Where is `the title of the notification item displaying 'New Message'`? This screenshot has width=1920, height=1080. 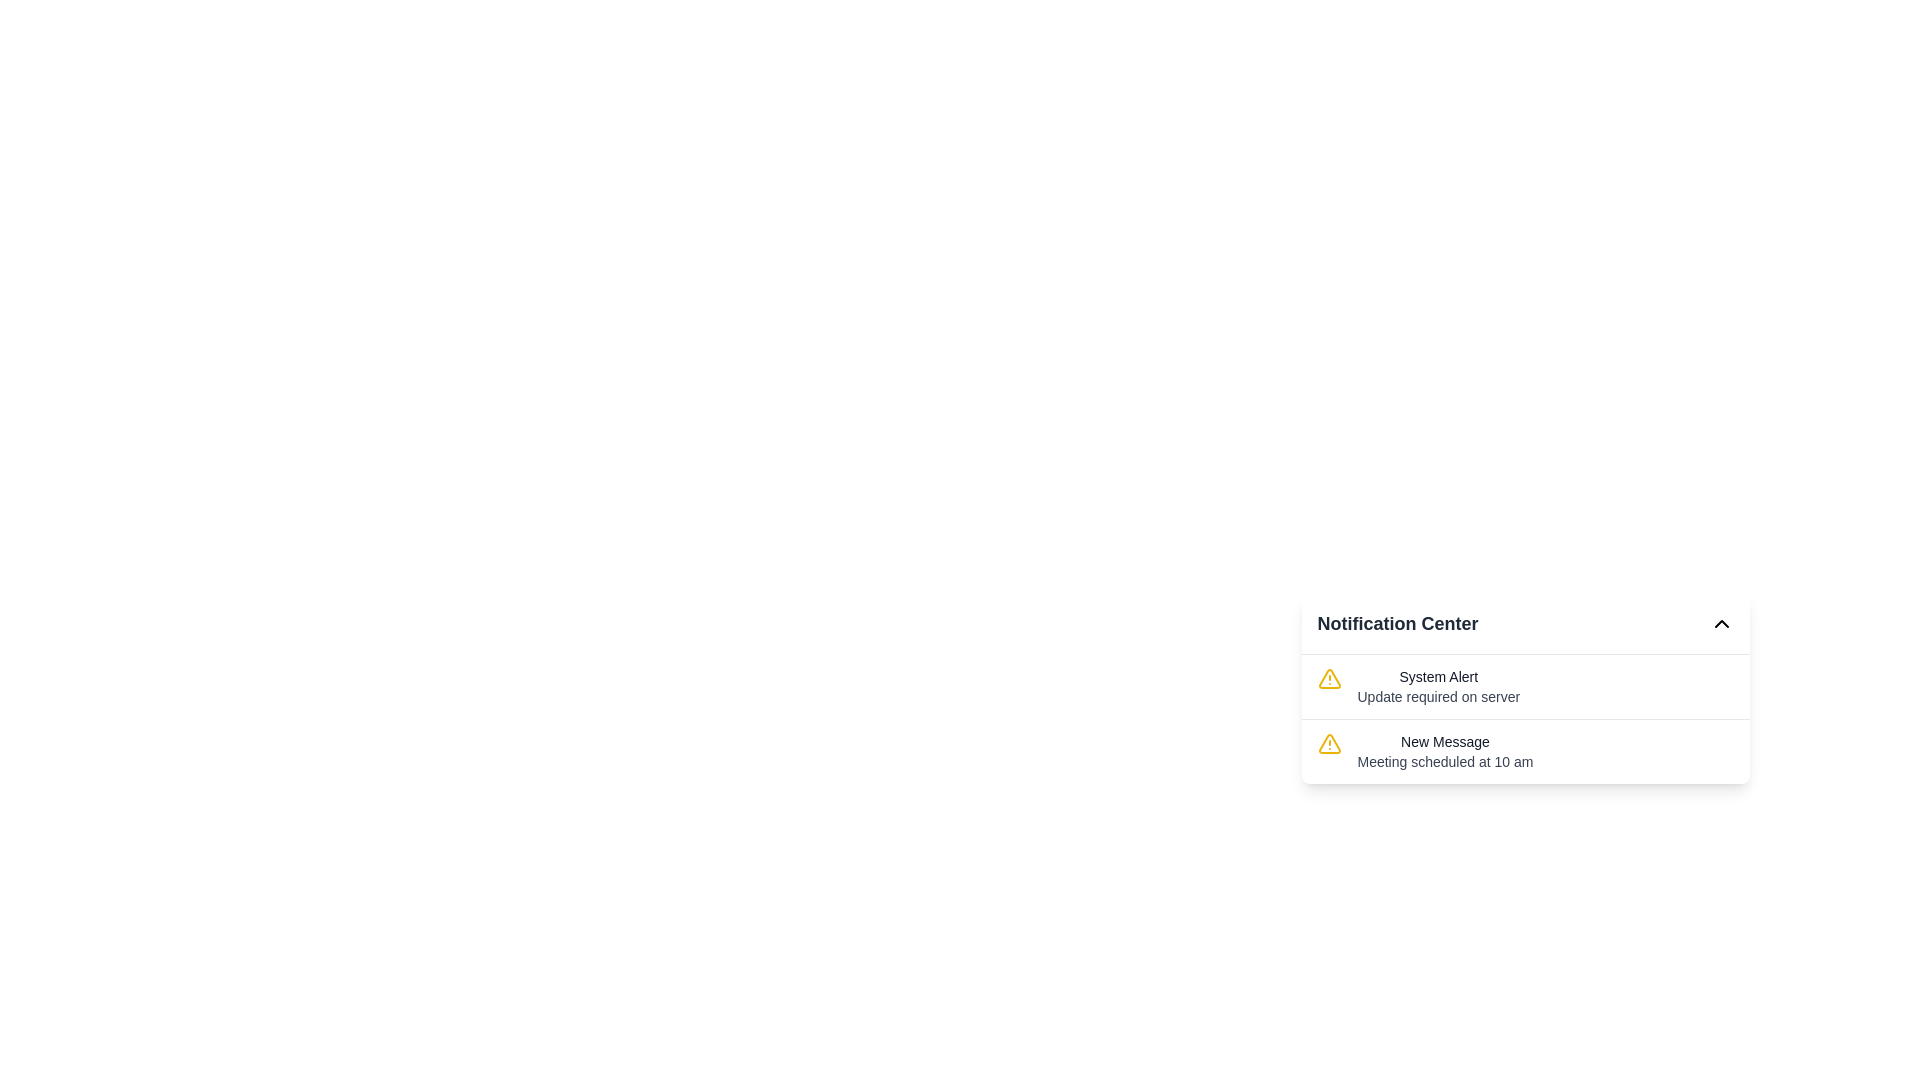
the title of the notification item displaying 'New Message' is located at coordinates (1524, 751).